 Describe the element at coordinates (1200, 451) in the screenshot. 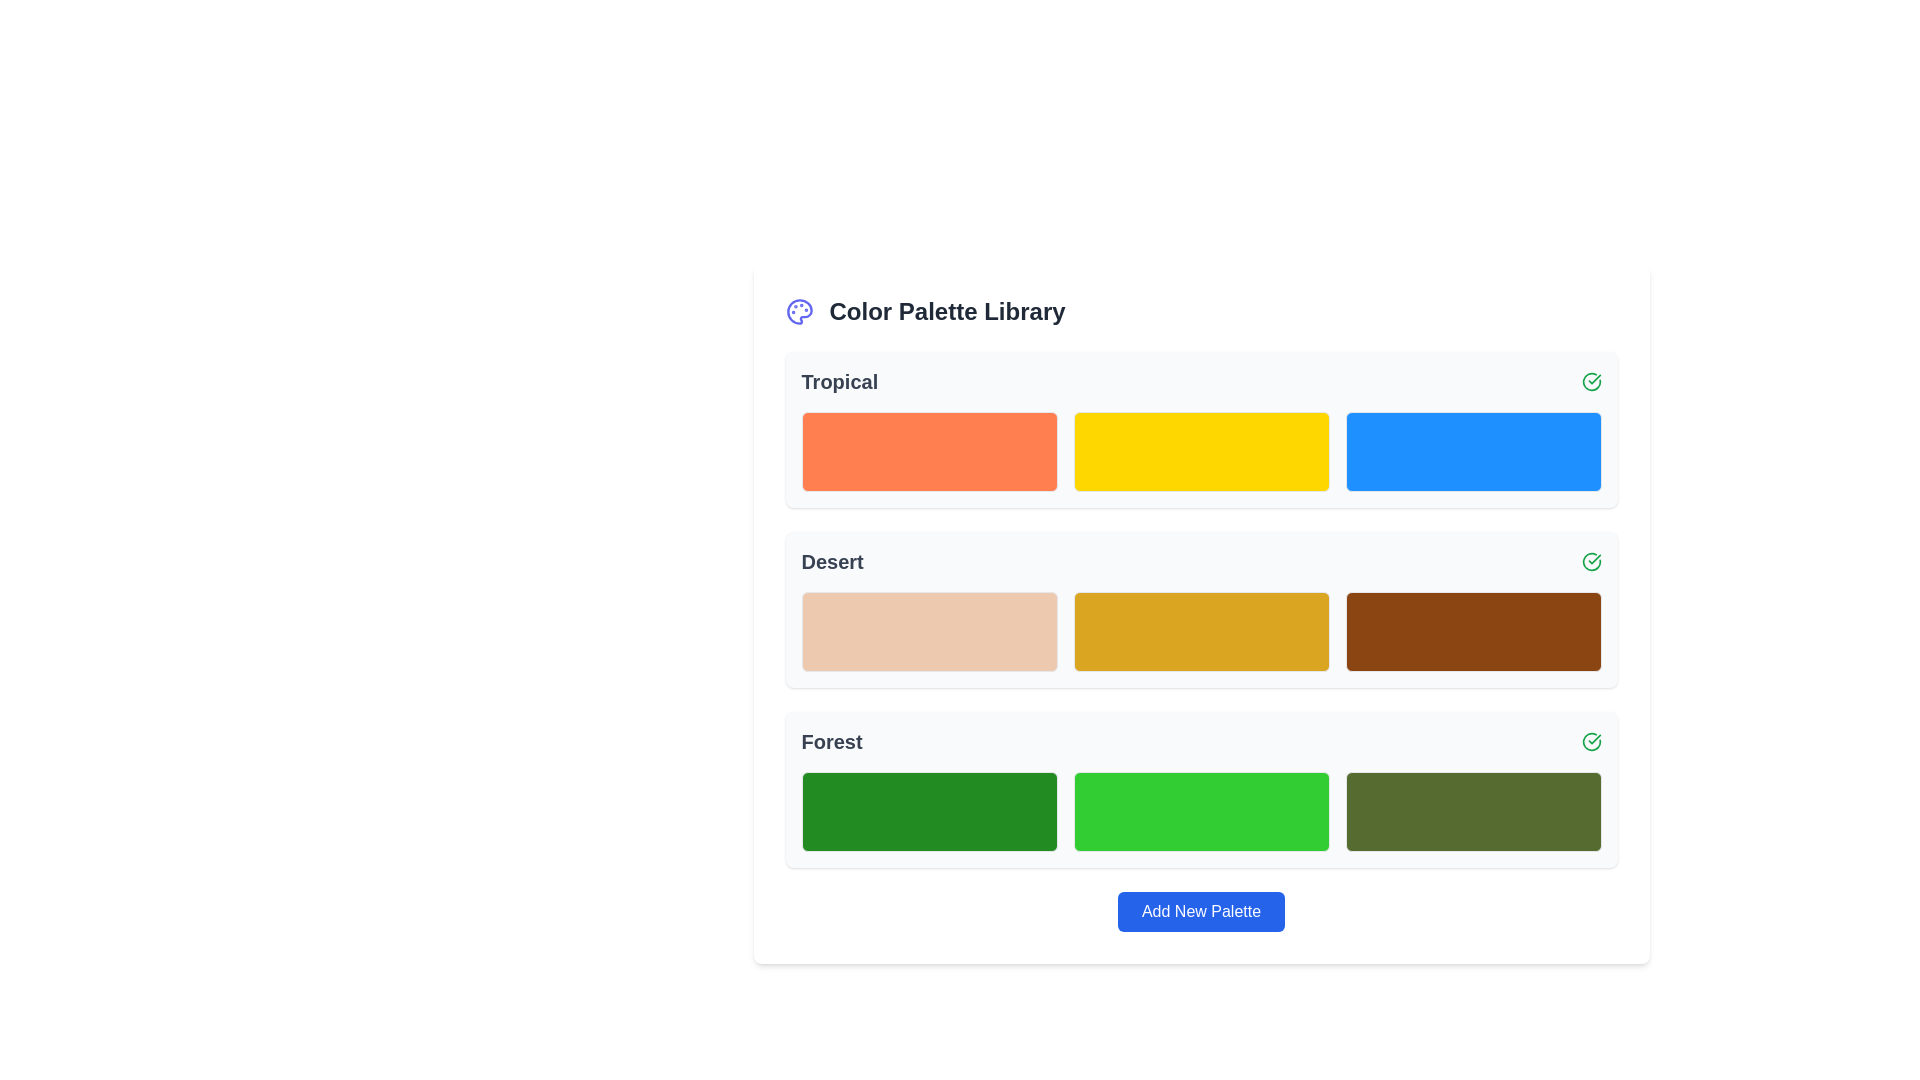

I see `the color preview blocks` at that location.